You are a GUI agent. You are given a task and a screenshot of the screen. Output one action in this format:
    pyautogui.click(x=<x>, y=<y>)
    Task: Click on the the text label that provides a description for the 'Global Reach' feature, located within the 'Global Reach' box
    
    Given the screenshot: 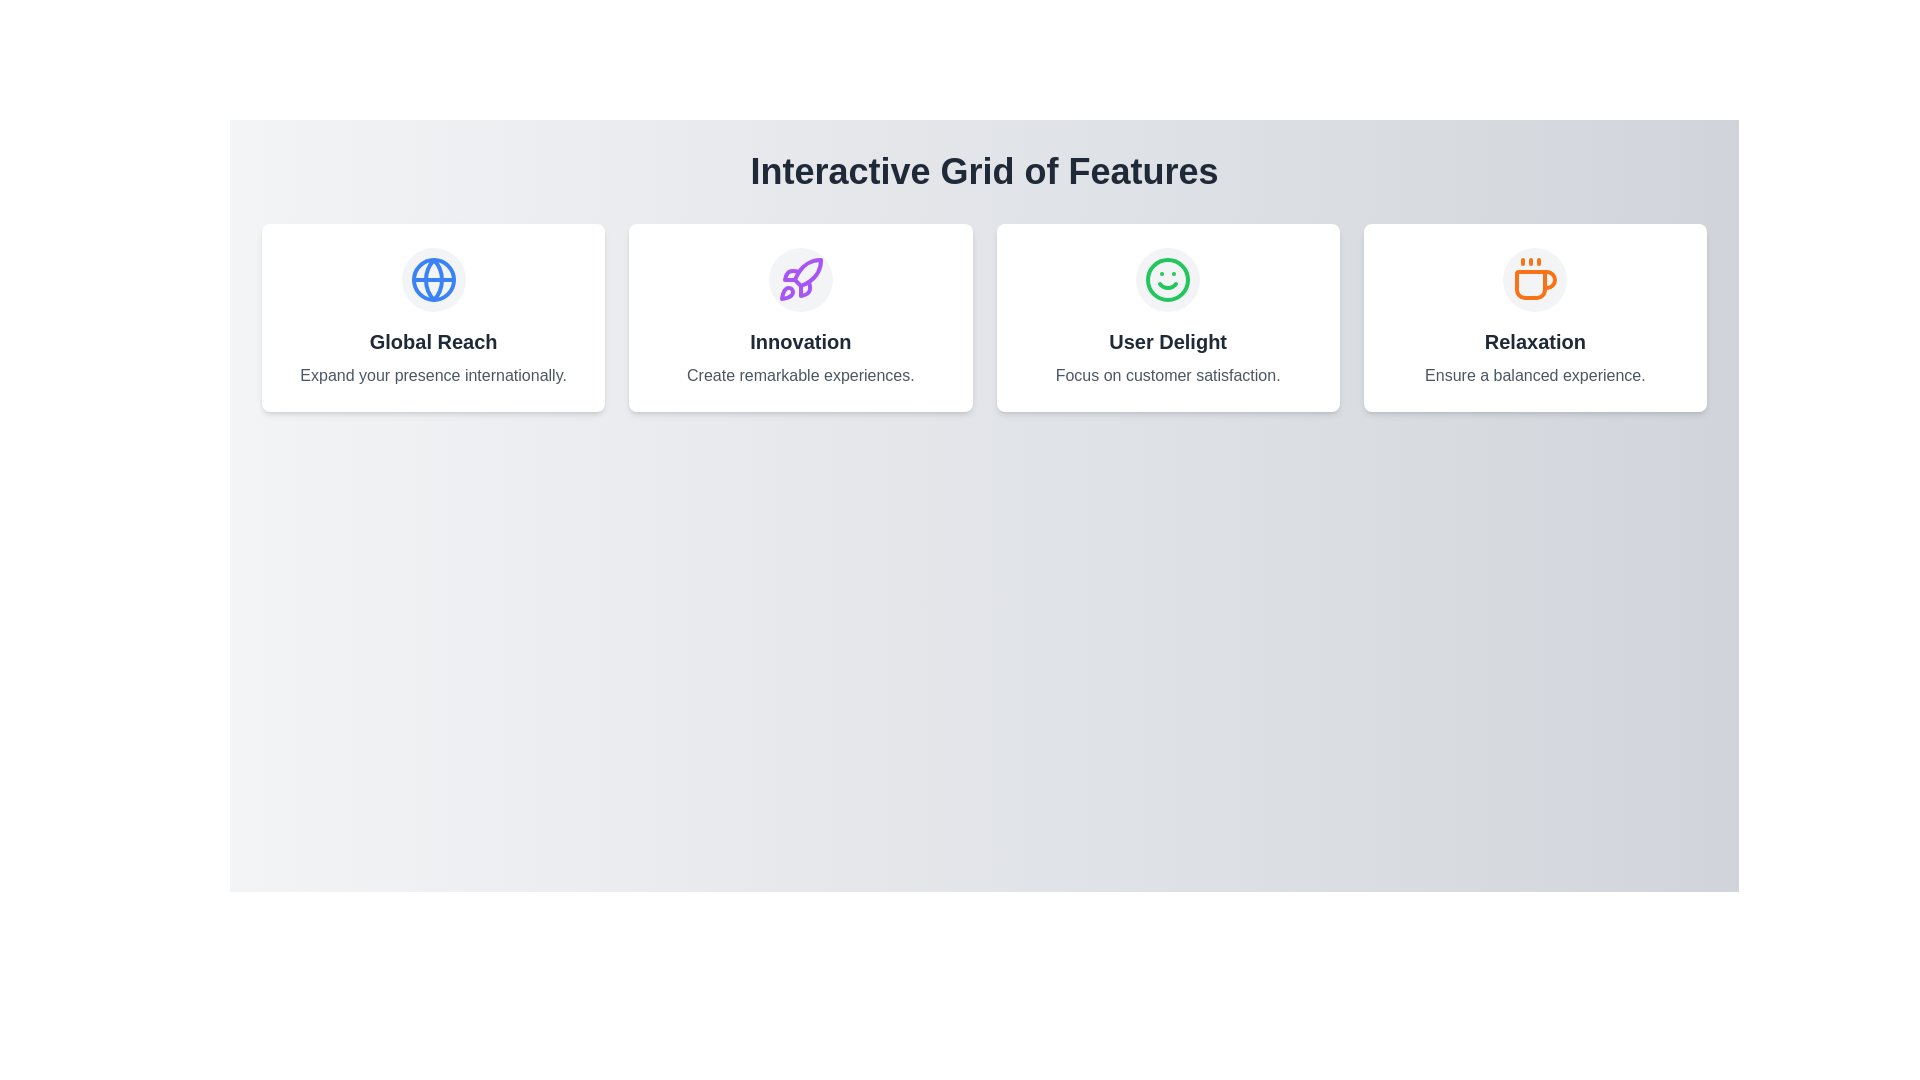 What is the action you would take?
    pyautogui.click(x=432, y=375)
    